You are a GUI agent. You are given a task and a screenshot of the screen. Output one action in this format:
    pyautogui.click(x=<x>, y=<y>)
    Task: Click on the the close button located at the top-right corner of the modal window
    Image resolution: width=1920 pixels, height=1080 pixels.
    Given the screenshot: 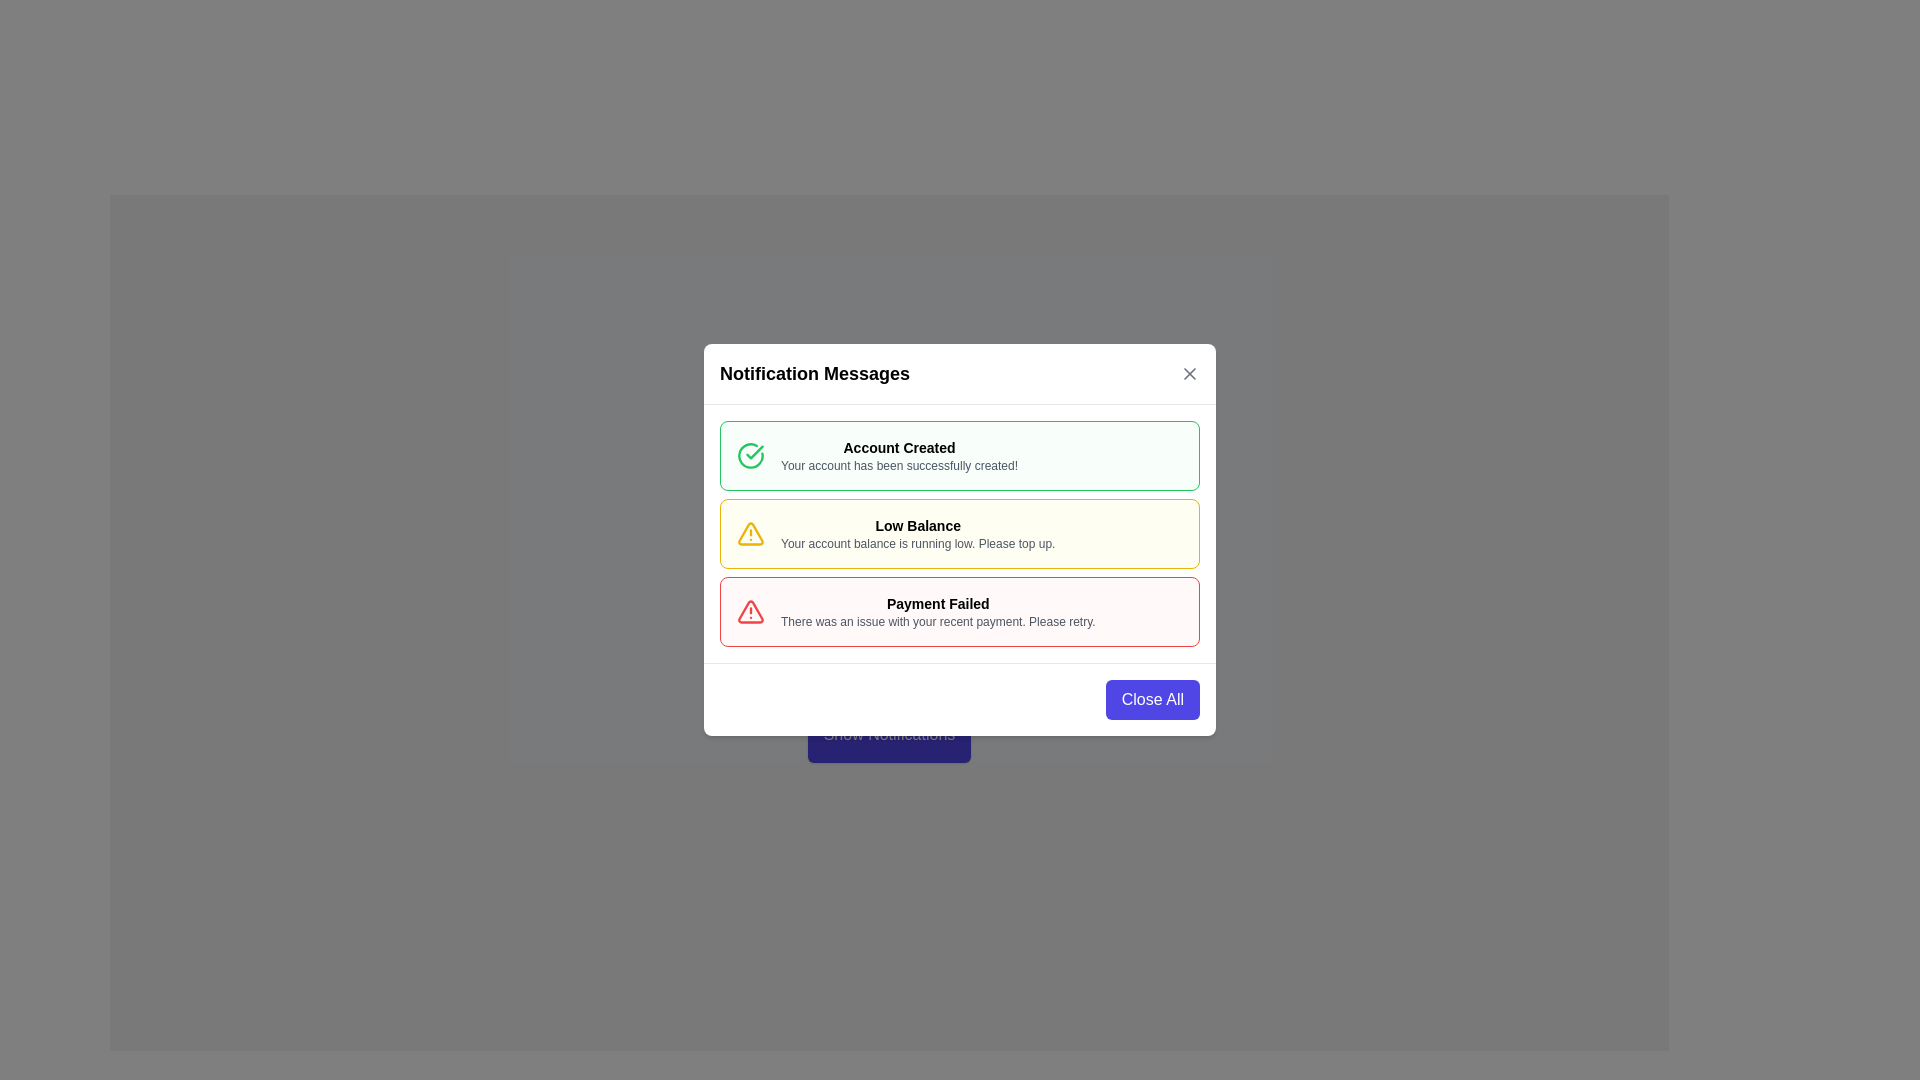 What is the action you would take?
    pyautogui.click(x=1190, y=374)
    